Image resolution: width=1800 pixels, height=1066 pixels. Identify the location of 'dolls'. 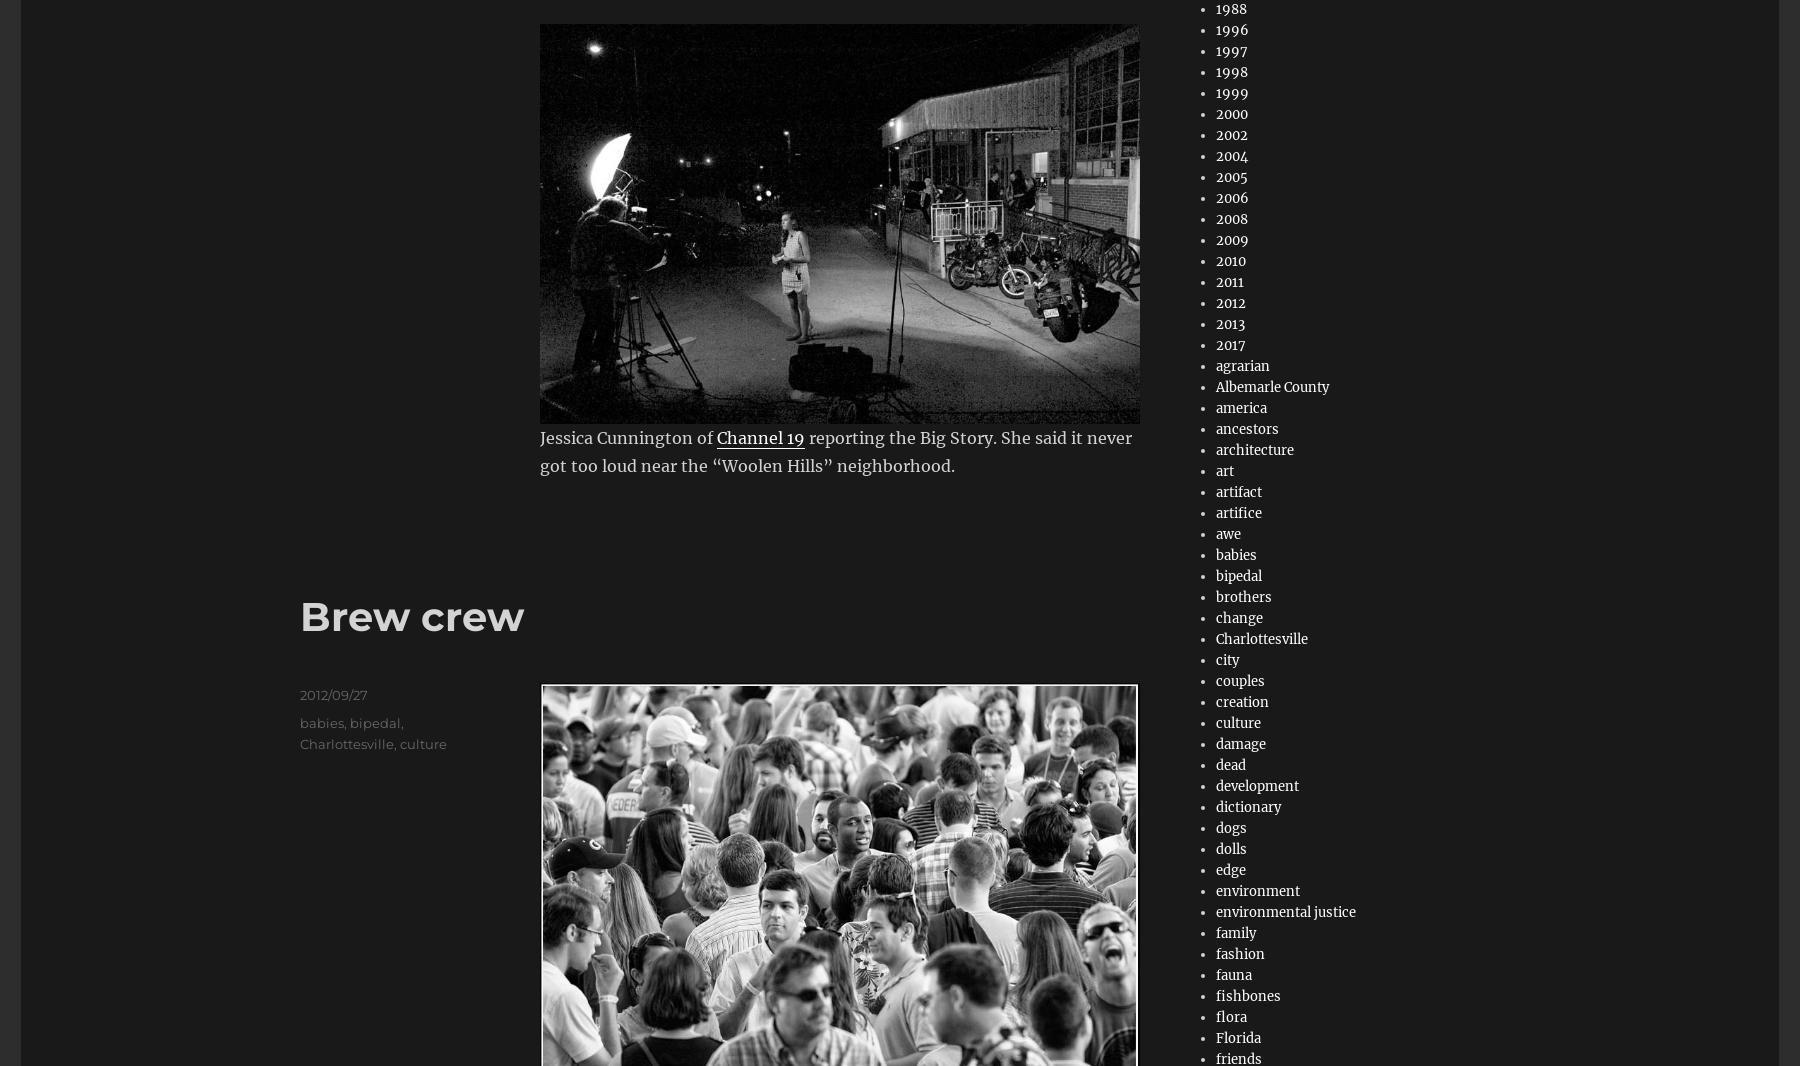
(1230, 849).